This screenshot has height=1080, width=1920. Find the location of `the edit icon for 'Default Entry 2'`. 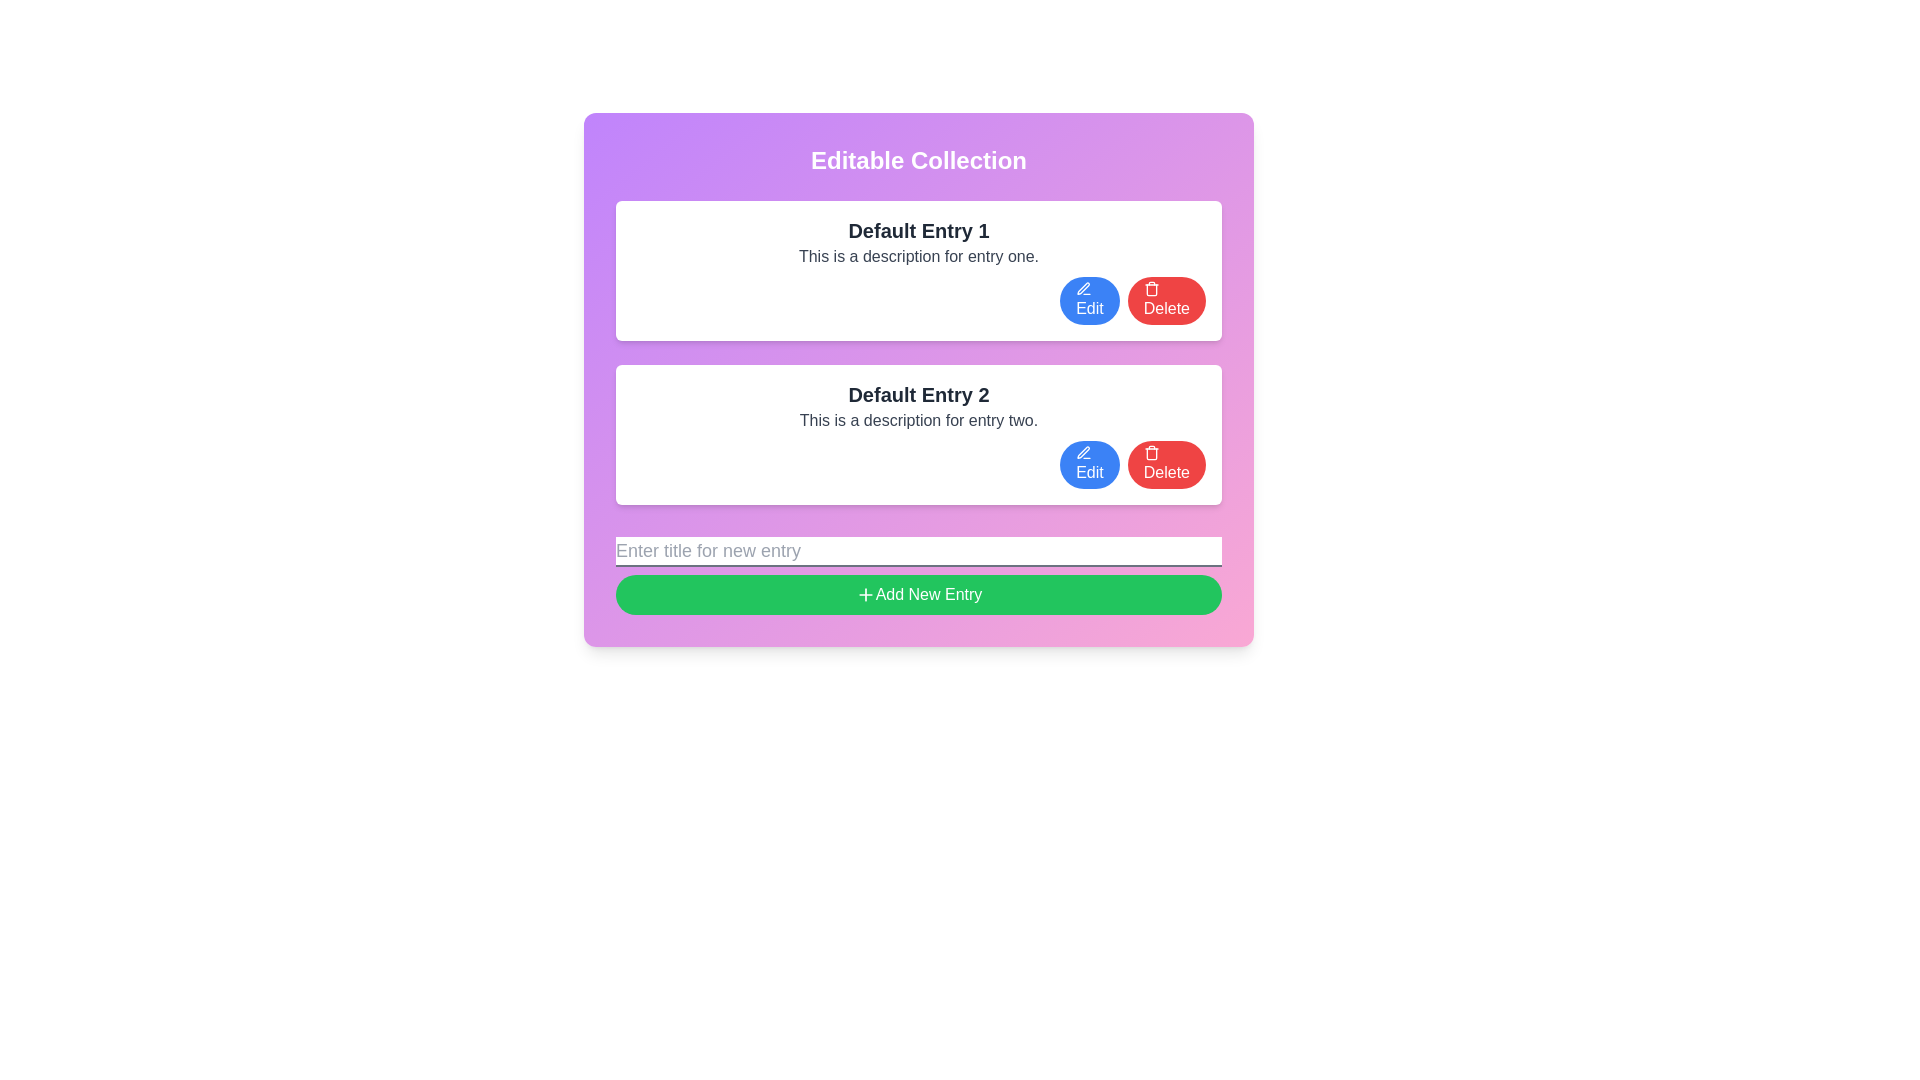

the edit icon for 'Default Entry 2' is located at coordinates (1083, 452).